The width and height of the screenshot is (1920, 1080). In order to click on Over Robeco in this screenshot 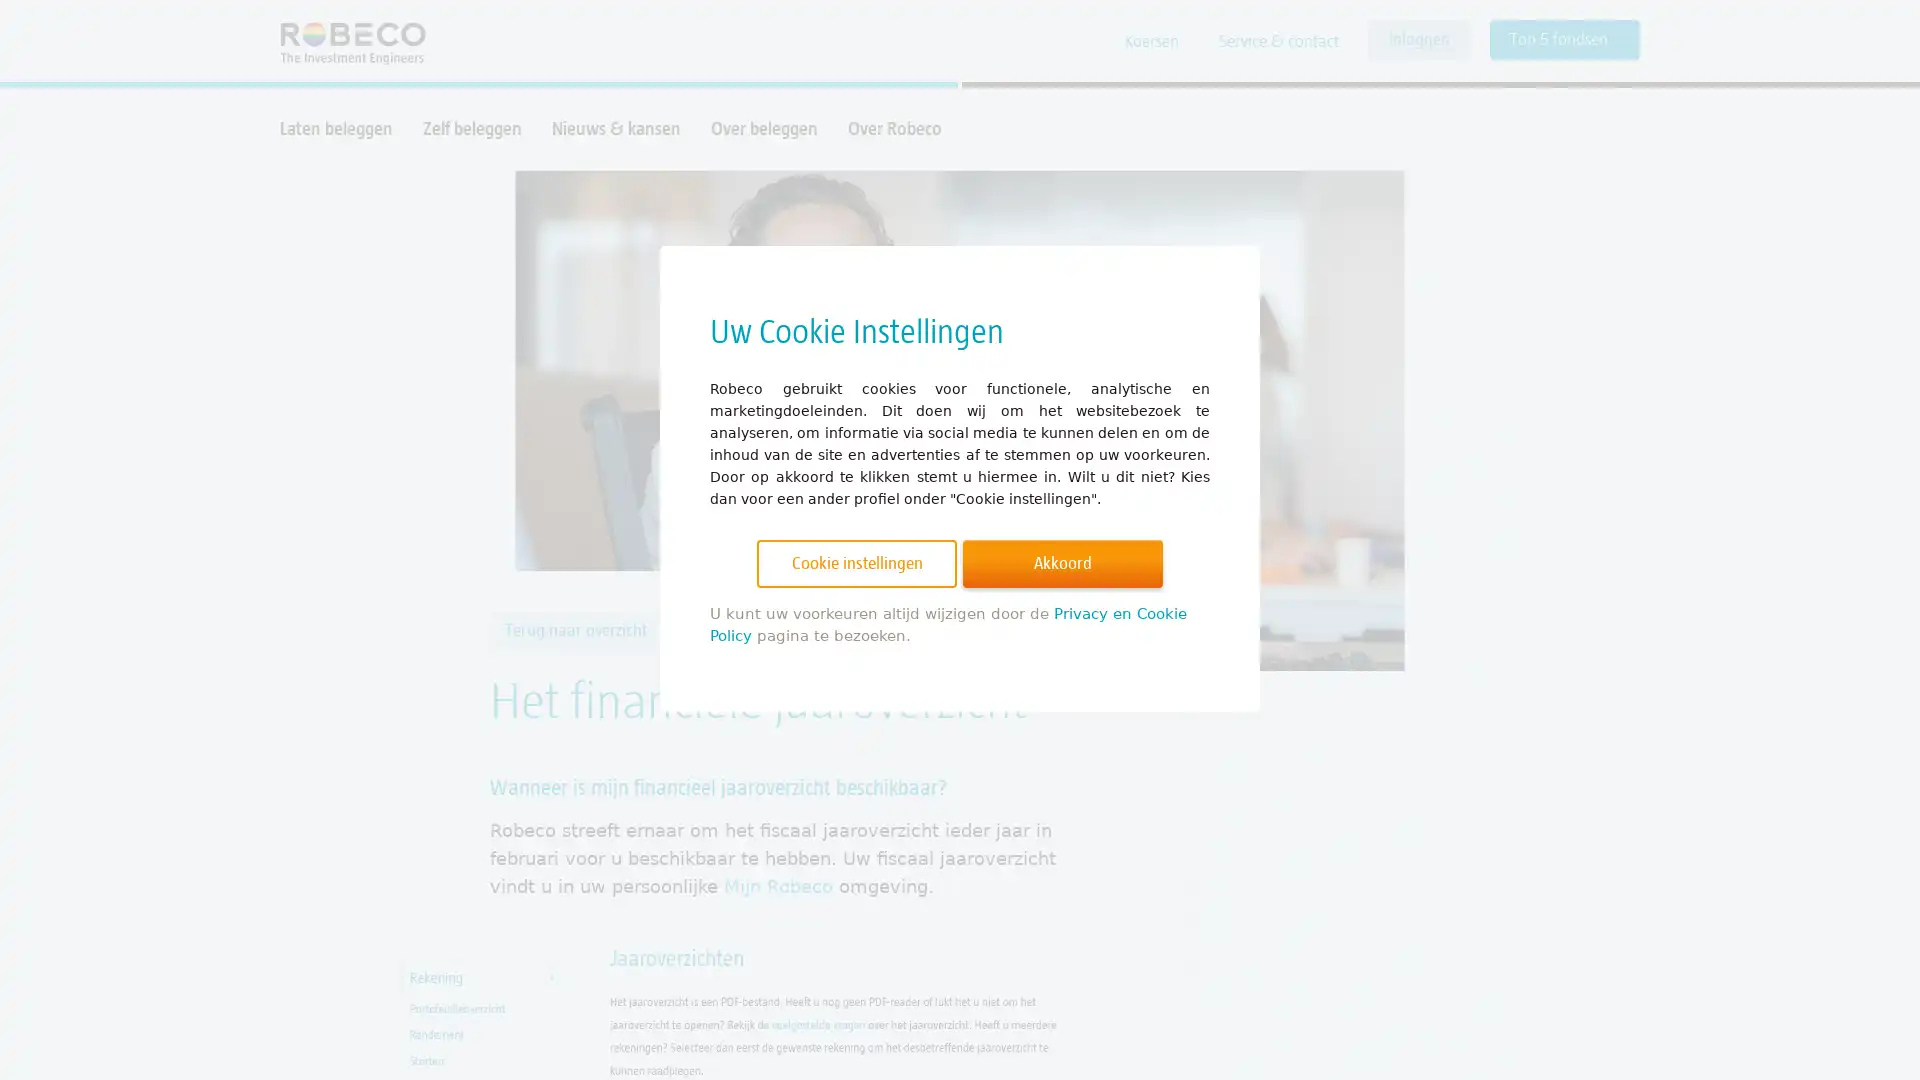, I will do `click(893, 128)`.